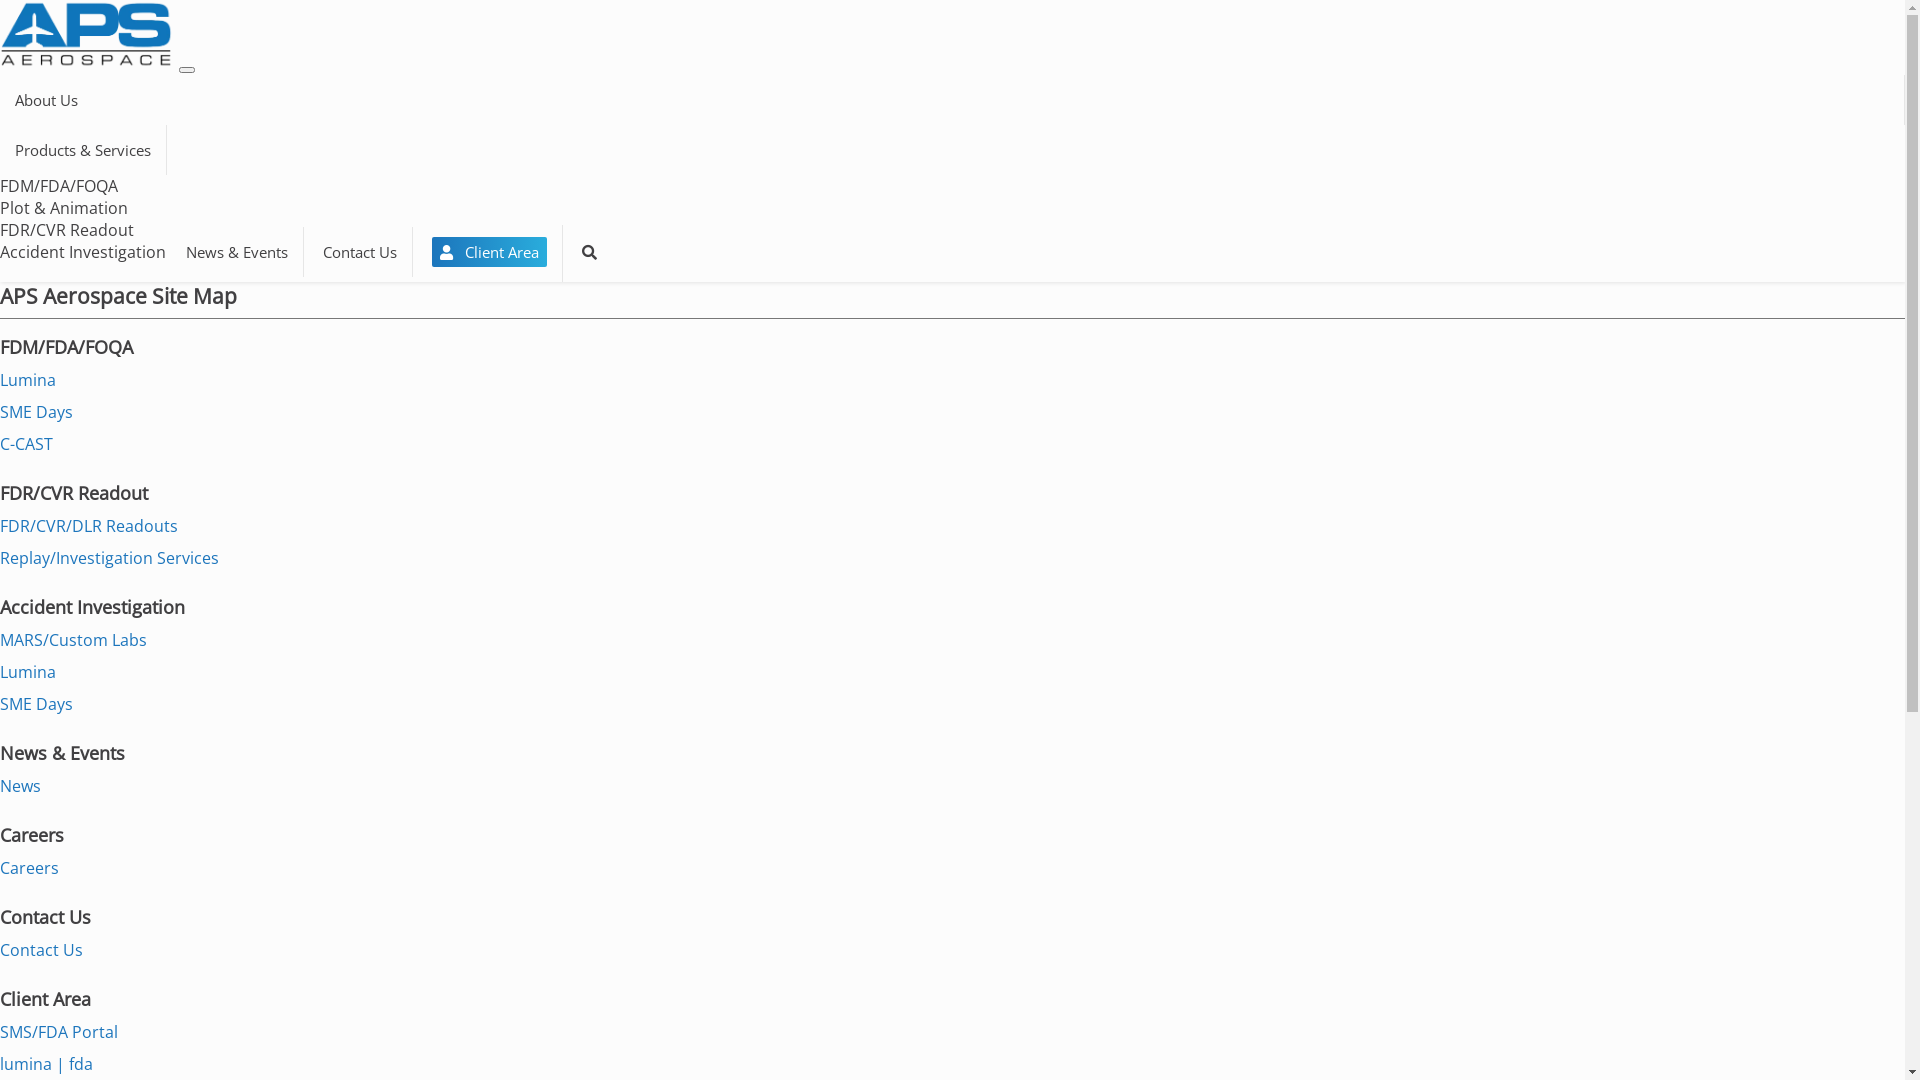  What do you see at coordinates (0, 640) in the screenshot?
I see `'MARS/Custom Labs'` at bounding box center [0, 640].